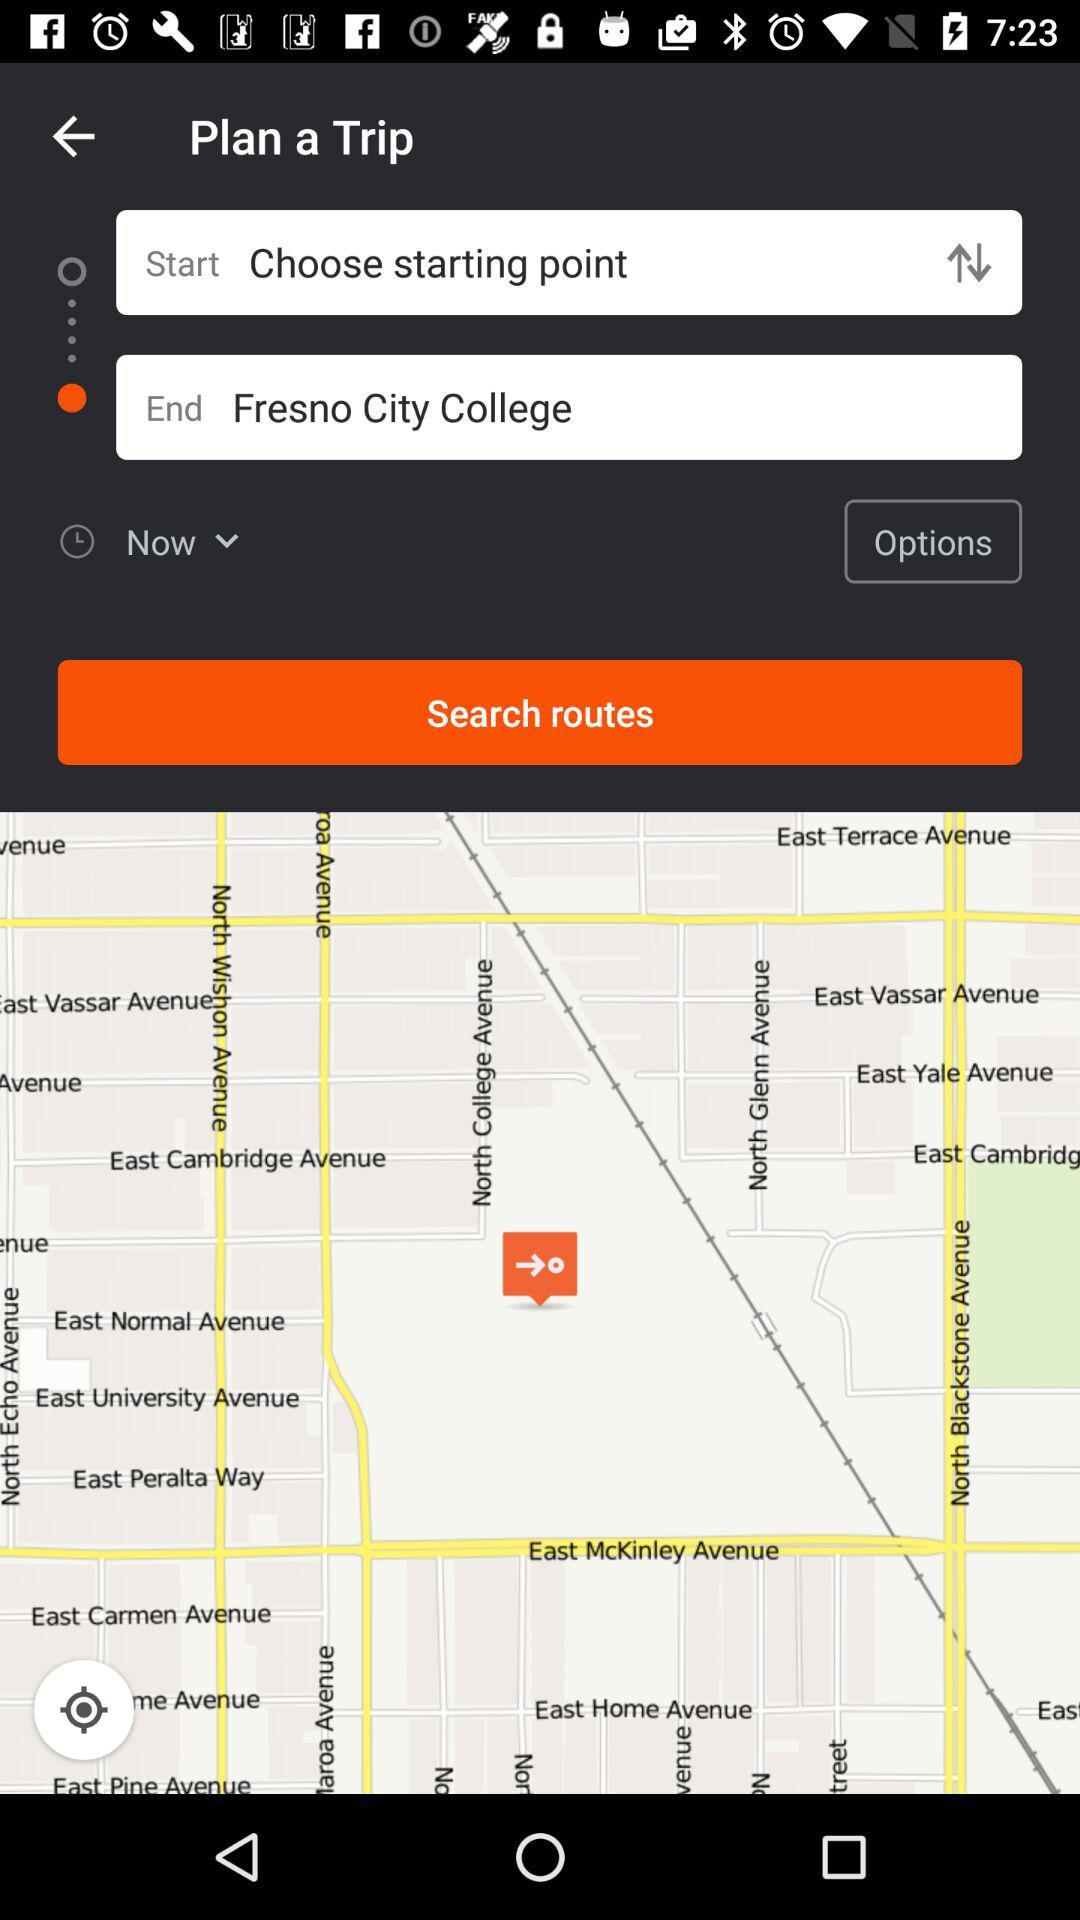 The width and height of the screenshot is (1080, 1920). I want to click on the options icon, so click(933, 541).